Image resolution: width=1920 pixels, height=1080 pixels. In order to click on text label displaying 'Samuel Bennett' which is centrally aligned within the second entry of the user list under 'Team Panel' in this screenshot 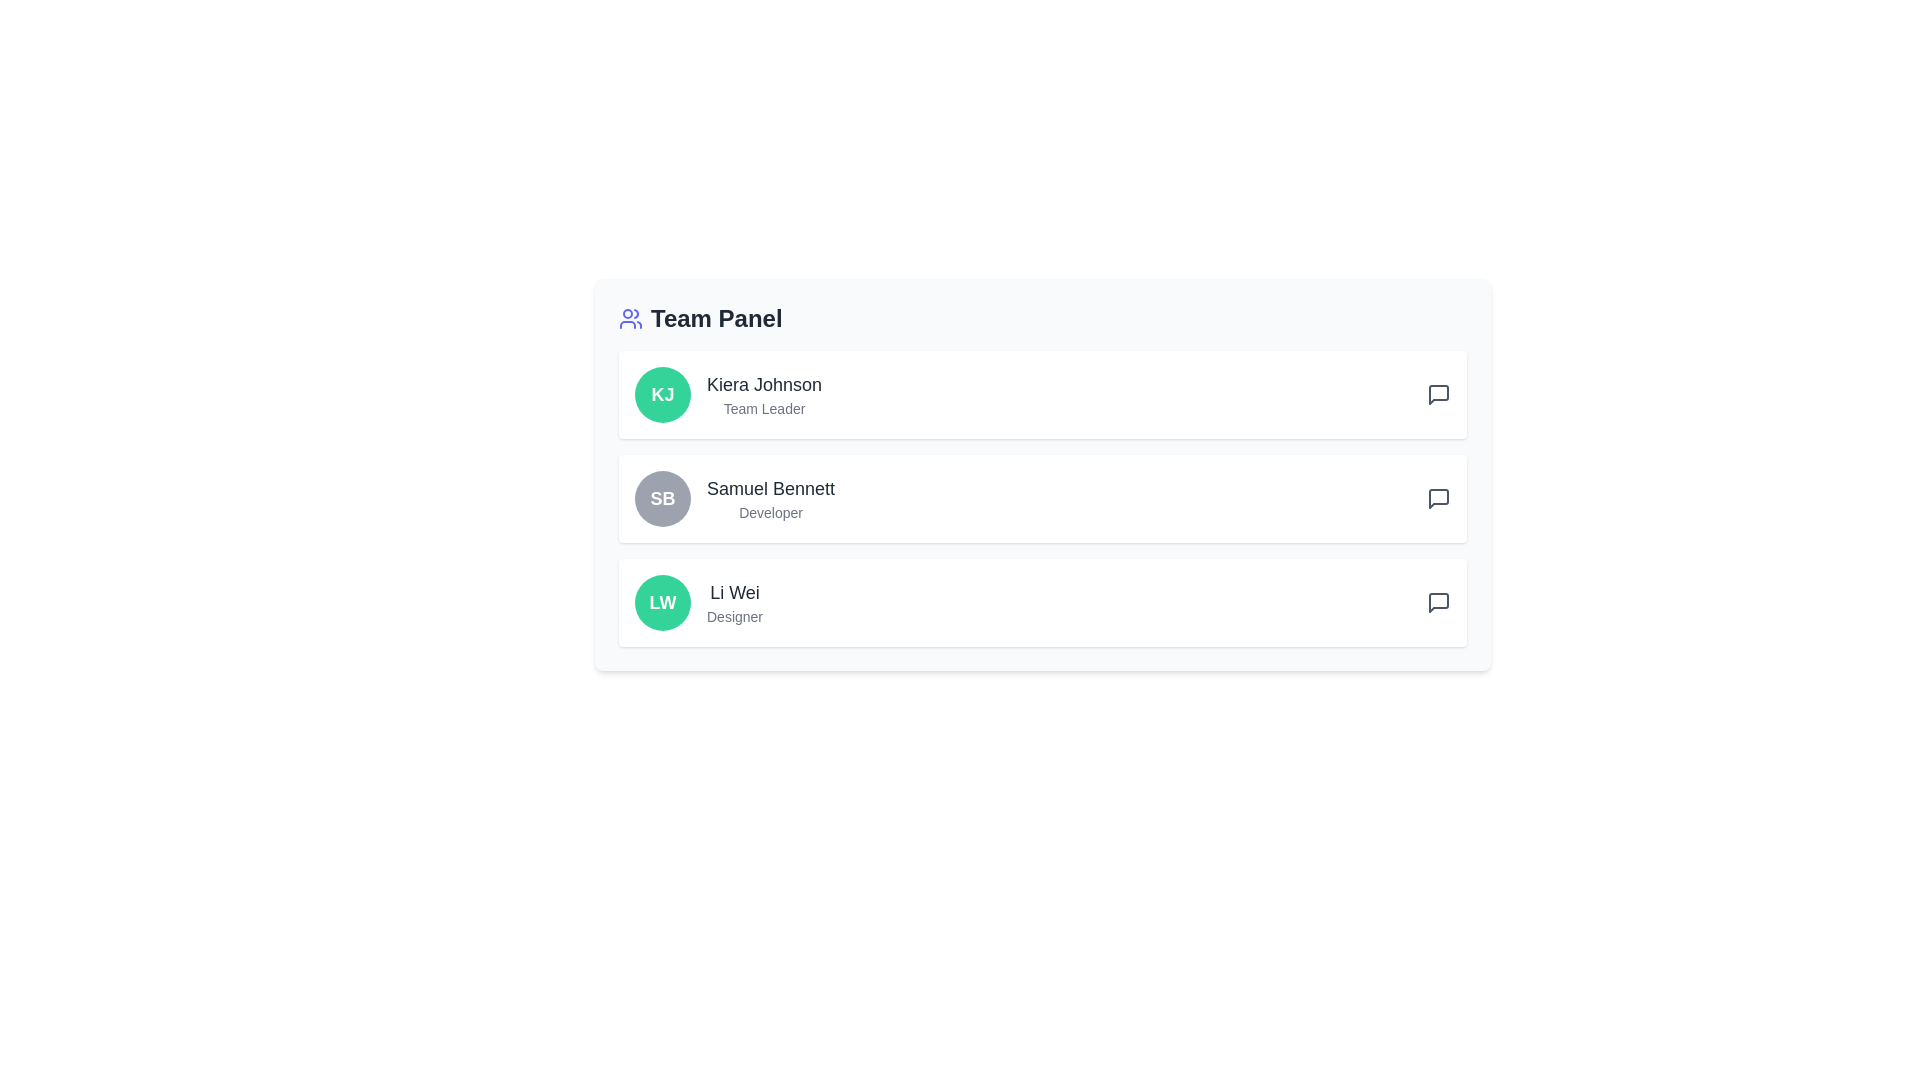, I will do `click(770, 489)`.